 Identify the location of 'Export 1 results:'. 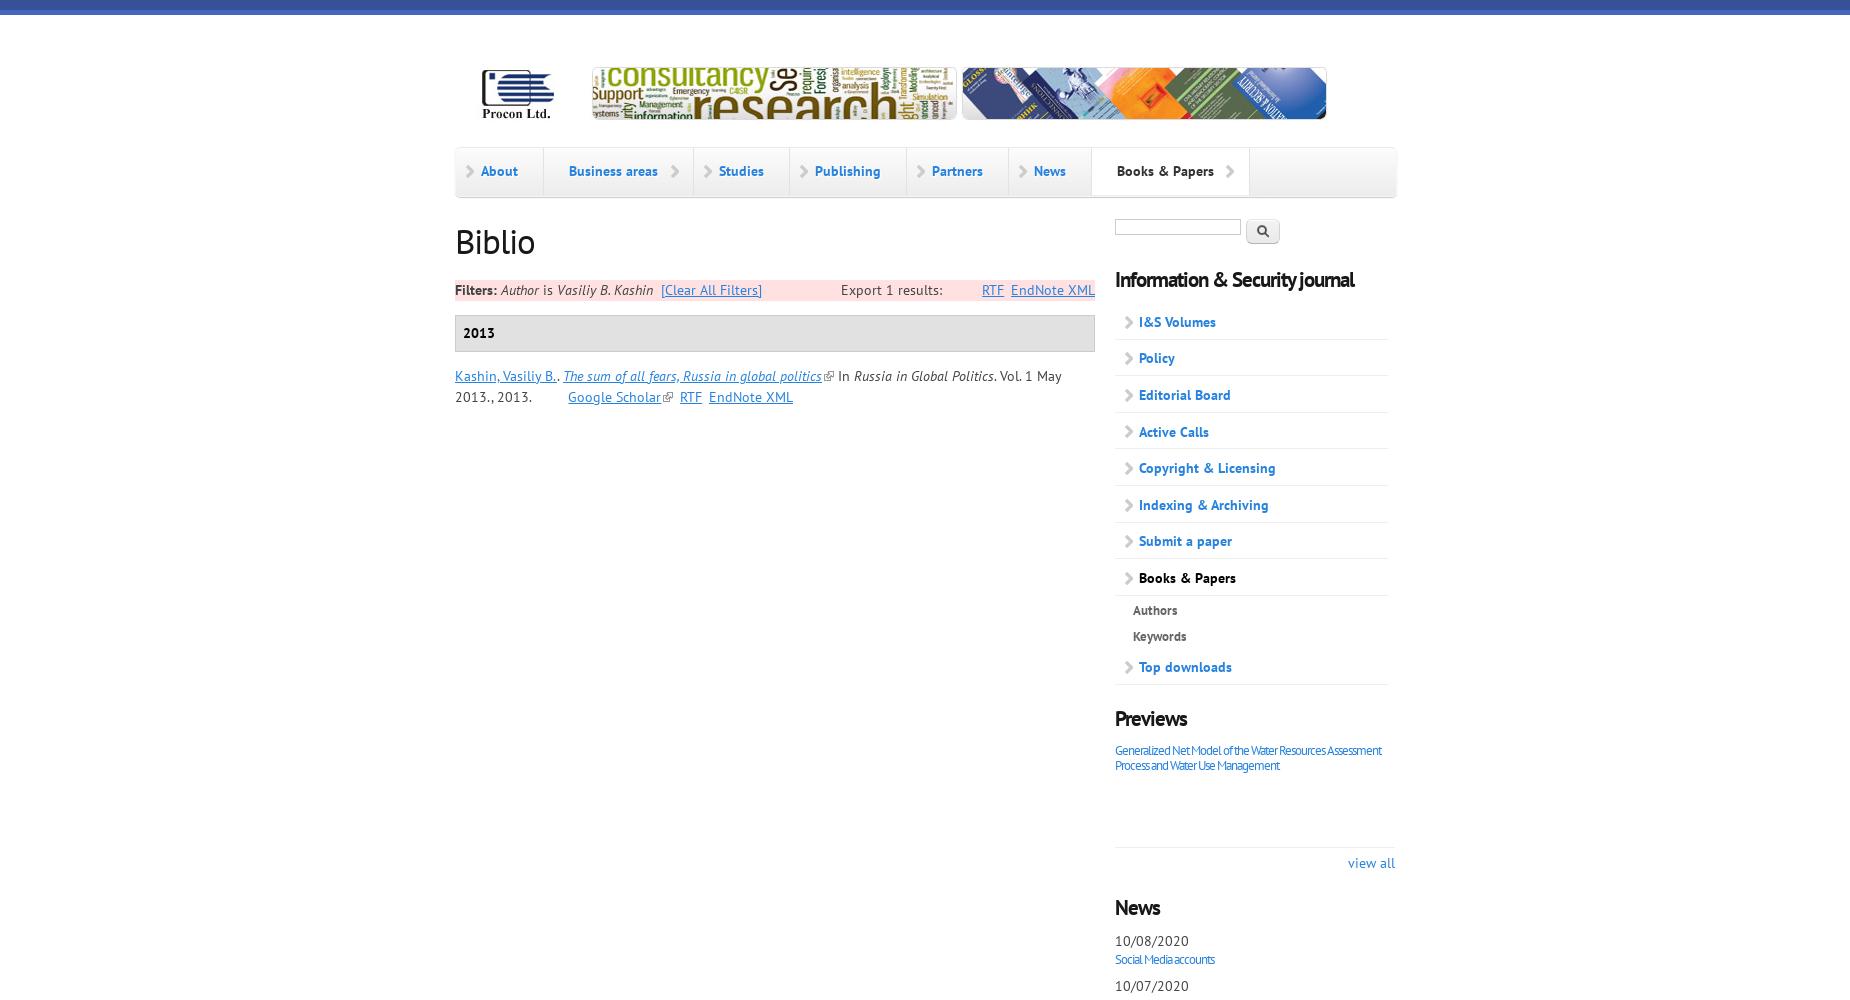
(892, 289).